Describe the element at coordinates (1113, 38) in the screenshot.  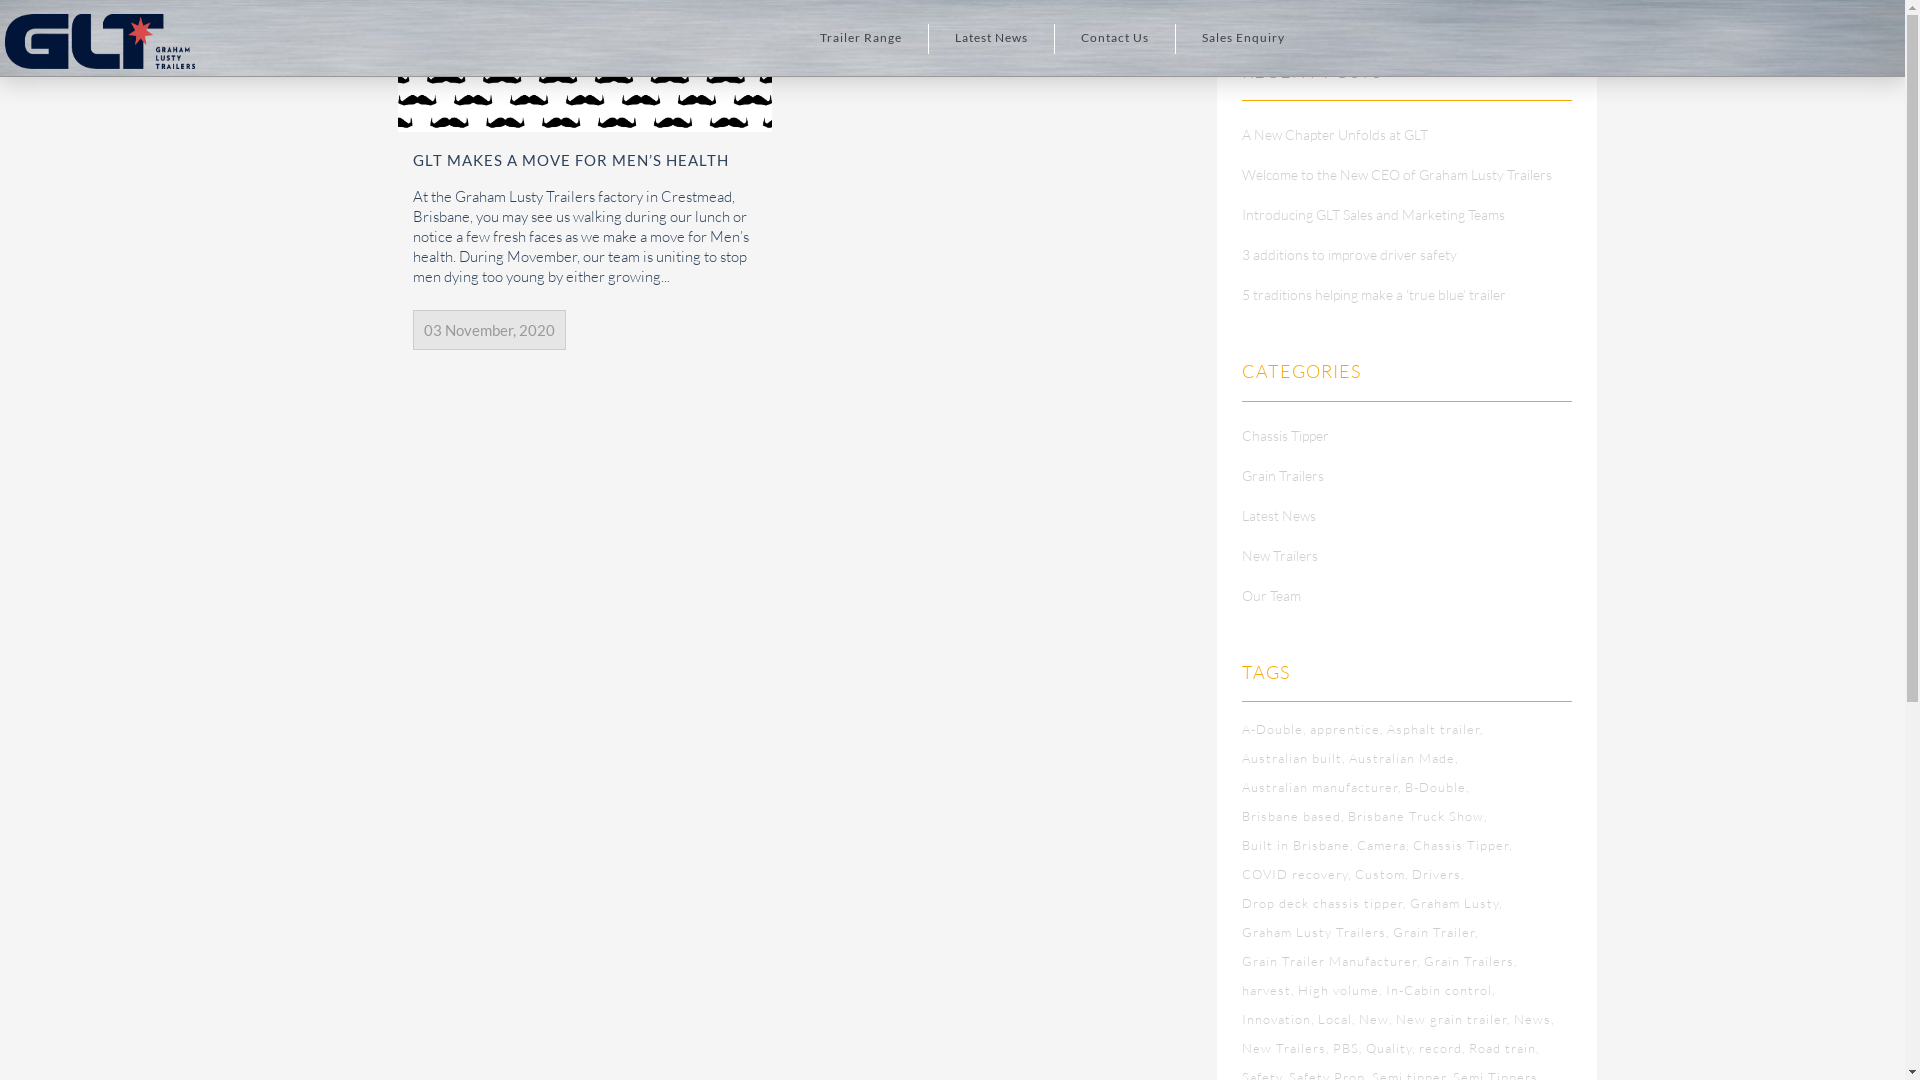
I see `'Contact Us'` at that location.